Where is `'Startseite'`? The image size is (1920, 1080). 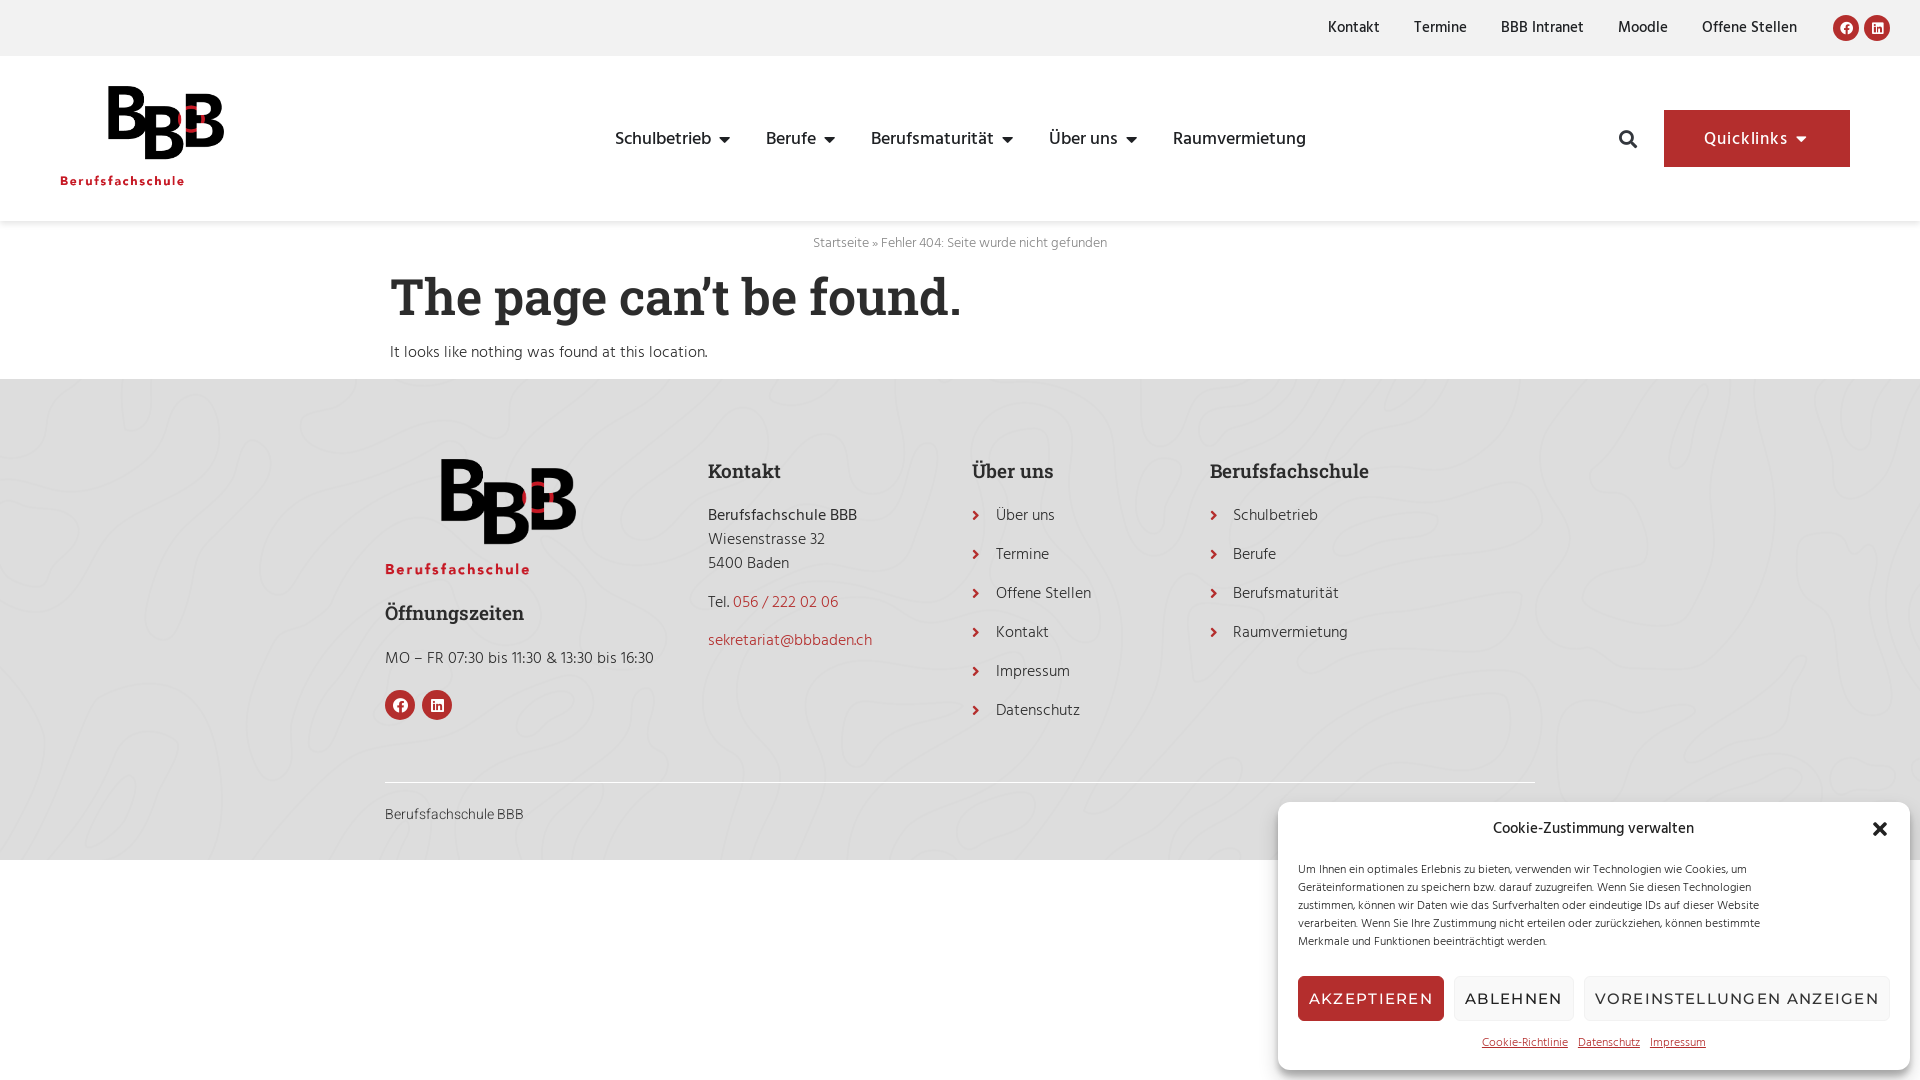
'Startseite' is located at coordinates (812, 242).